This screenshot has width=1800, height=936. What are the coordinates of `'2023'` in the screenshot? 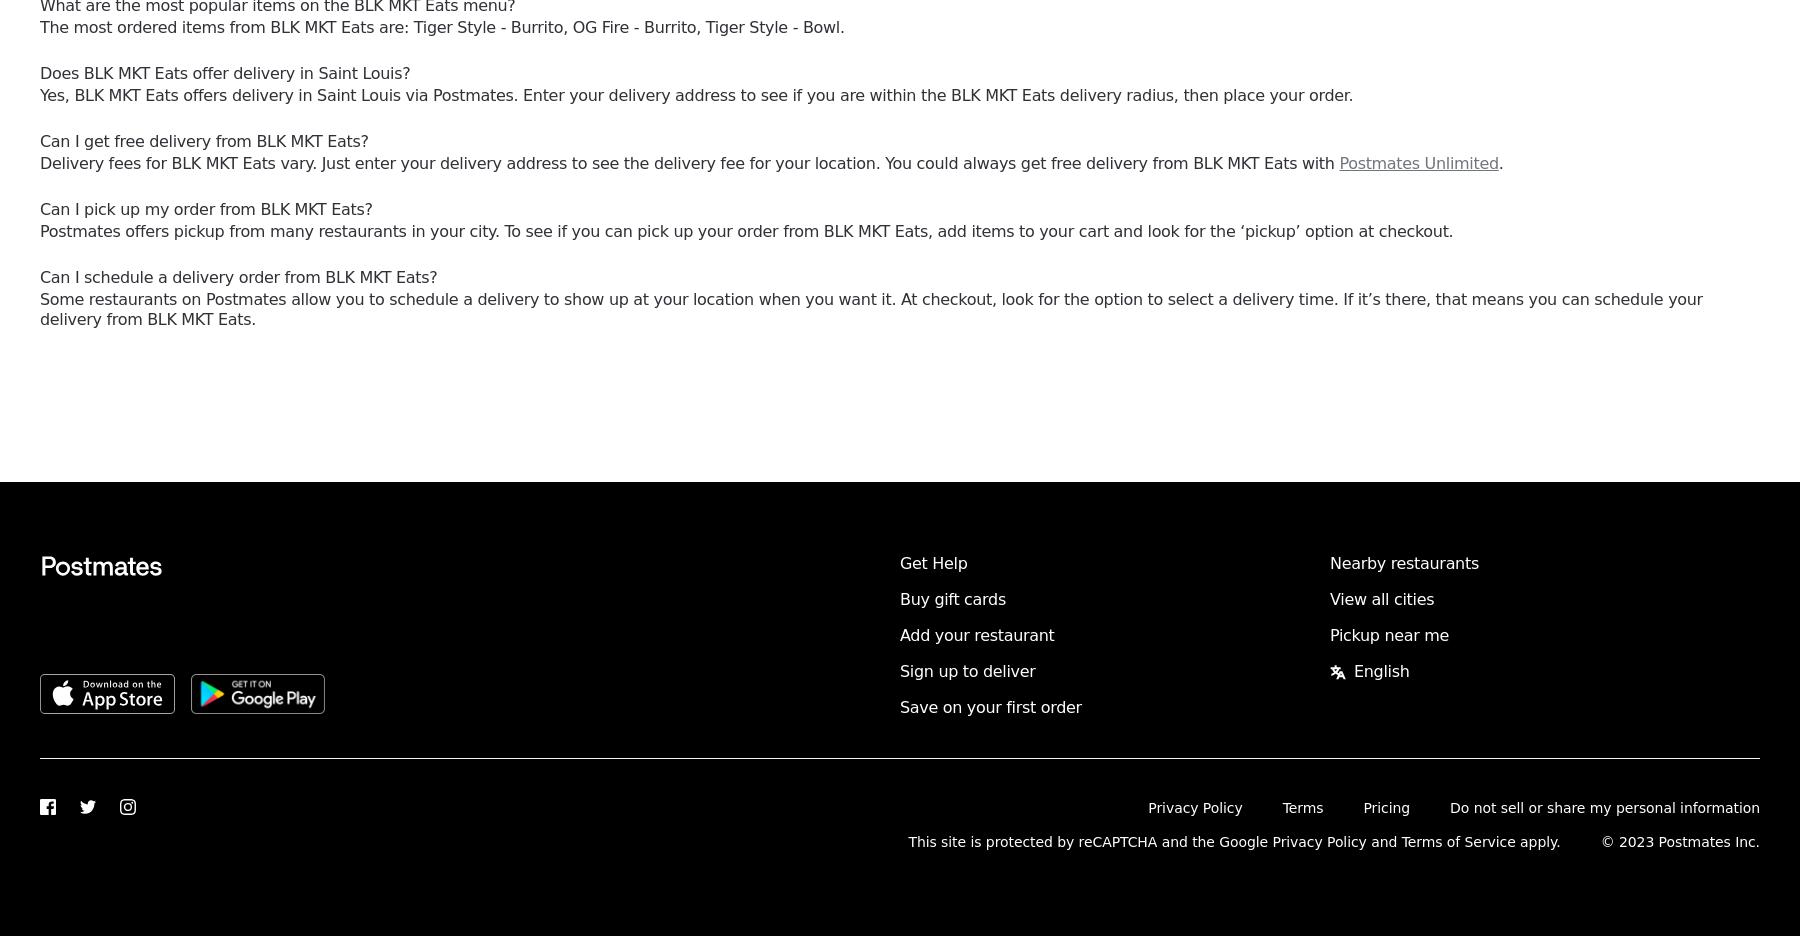 It's located at (1635, 842).